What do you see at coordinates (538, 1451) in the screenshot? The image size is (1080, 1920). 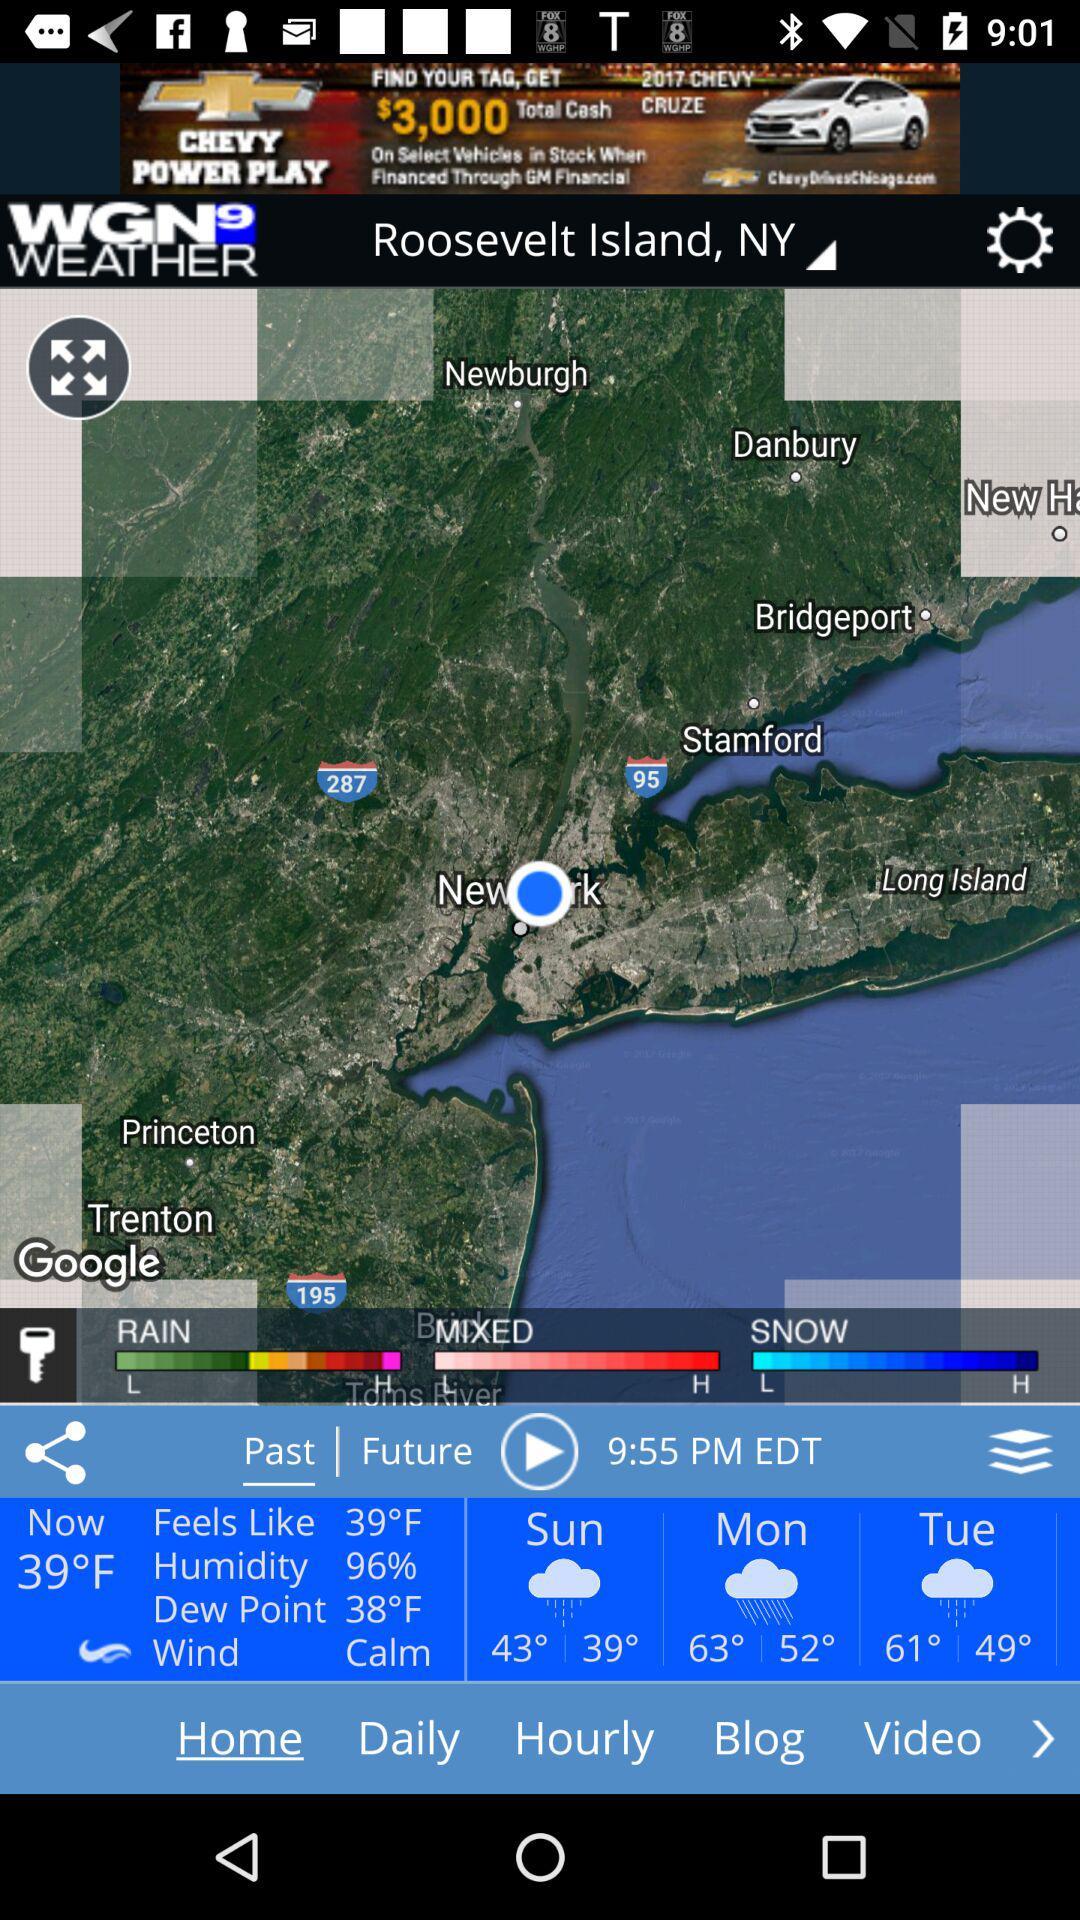 I see `plays a snapshot of the weather` at bounding box center [538, 1451].